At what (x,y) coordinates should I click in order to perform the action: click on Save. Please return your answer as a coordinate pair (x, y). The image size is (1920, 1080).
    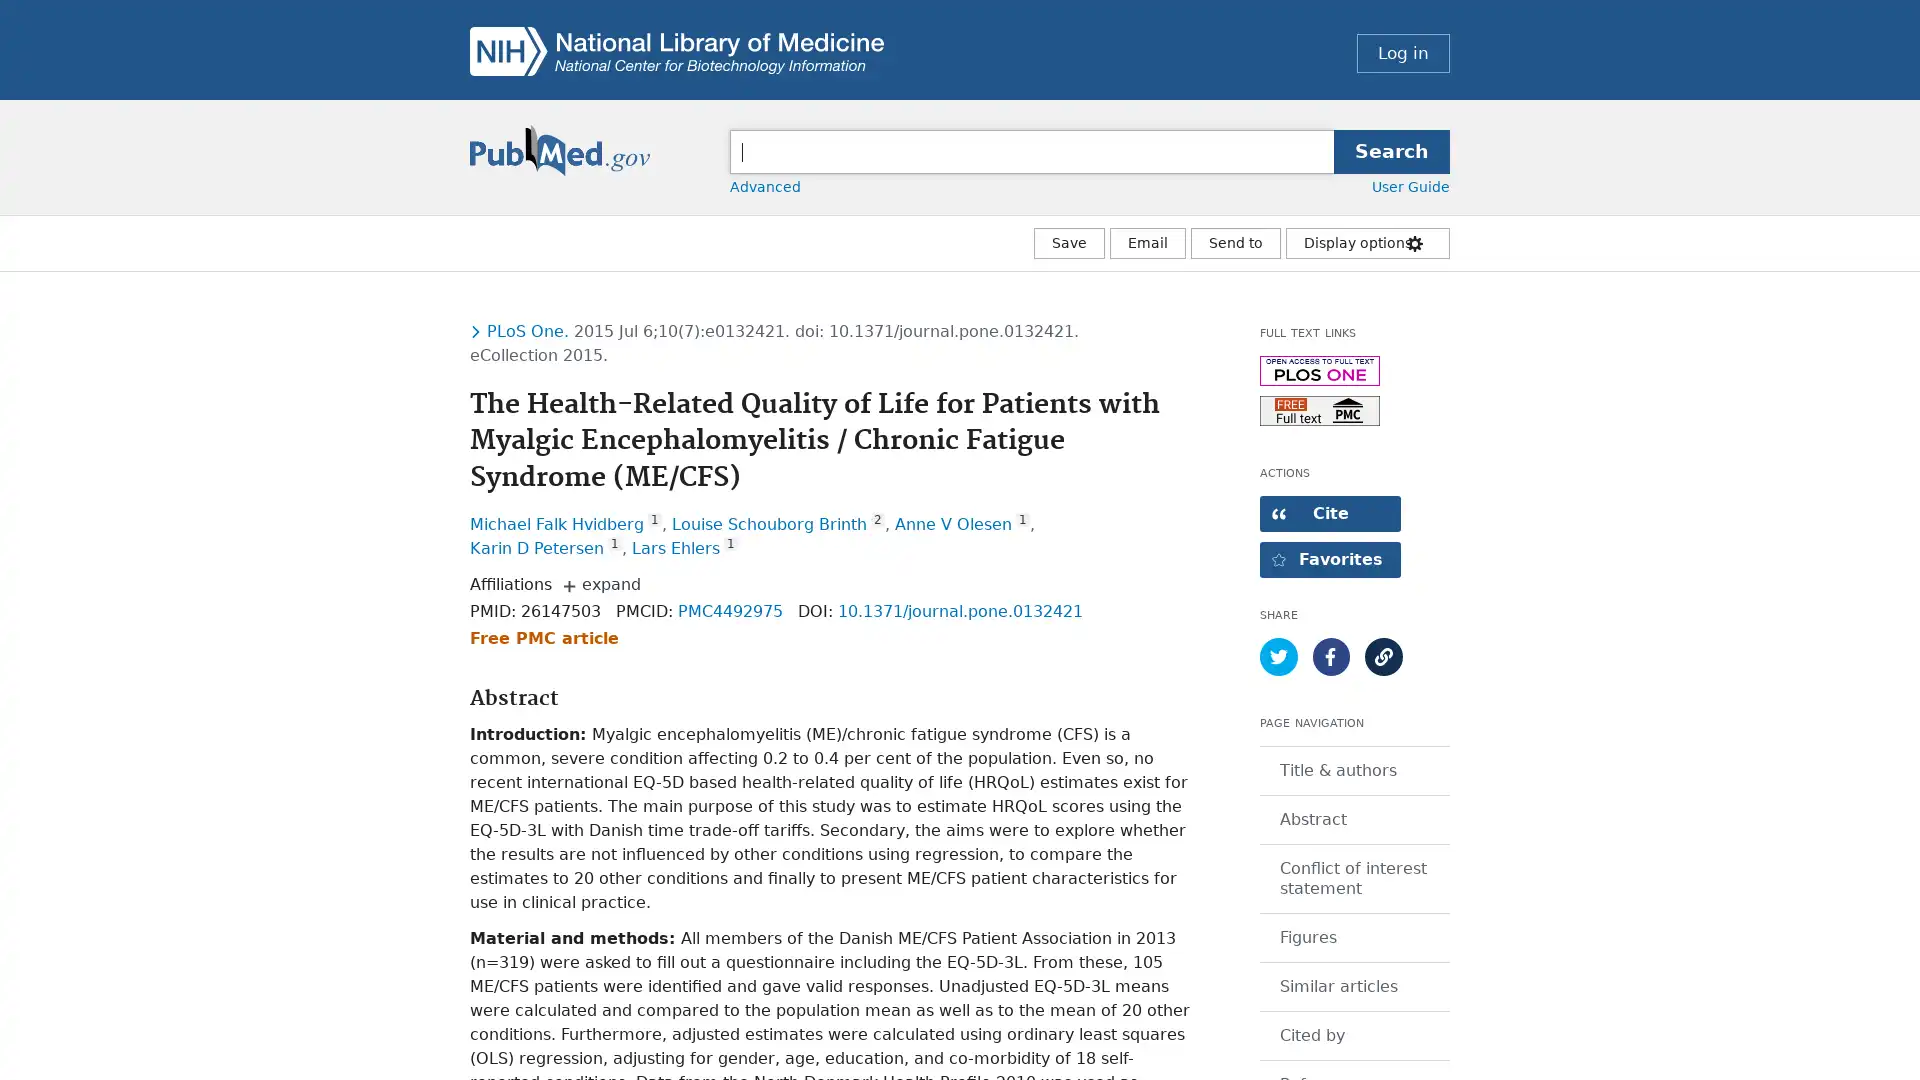
    Looking at the image, I should click on (1068, 242).